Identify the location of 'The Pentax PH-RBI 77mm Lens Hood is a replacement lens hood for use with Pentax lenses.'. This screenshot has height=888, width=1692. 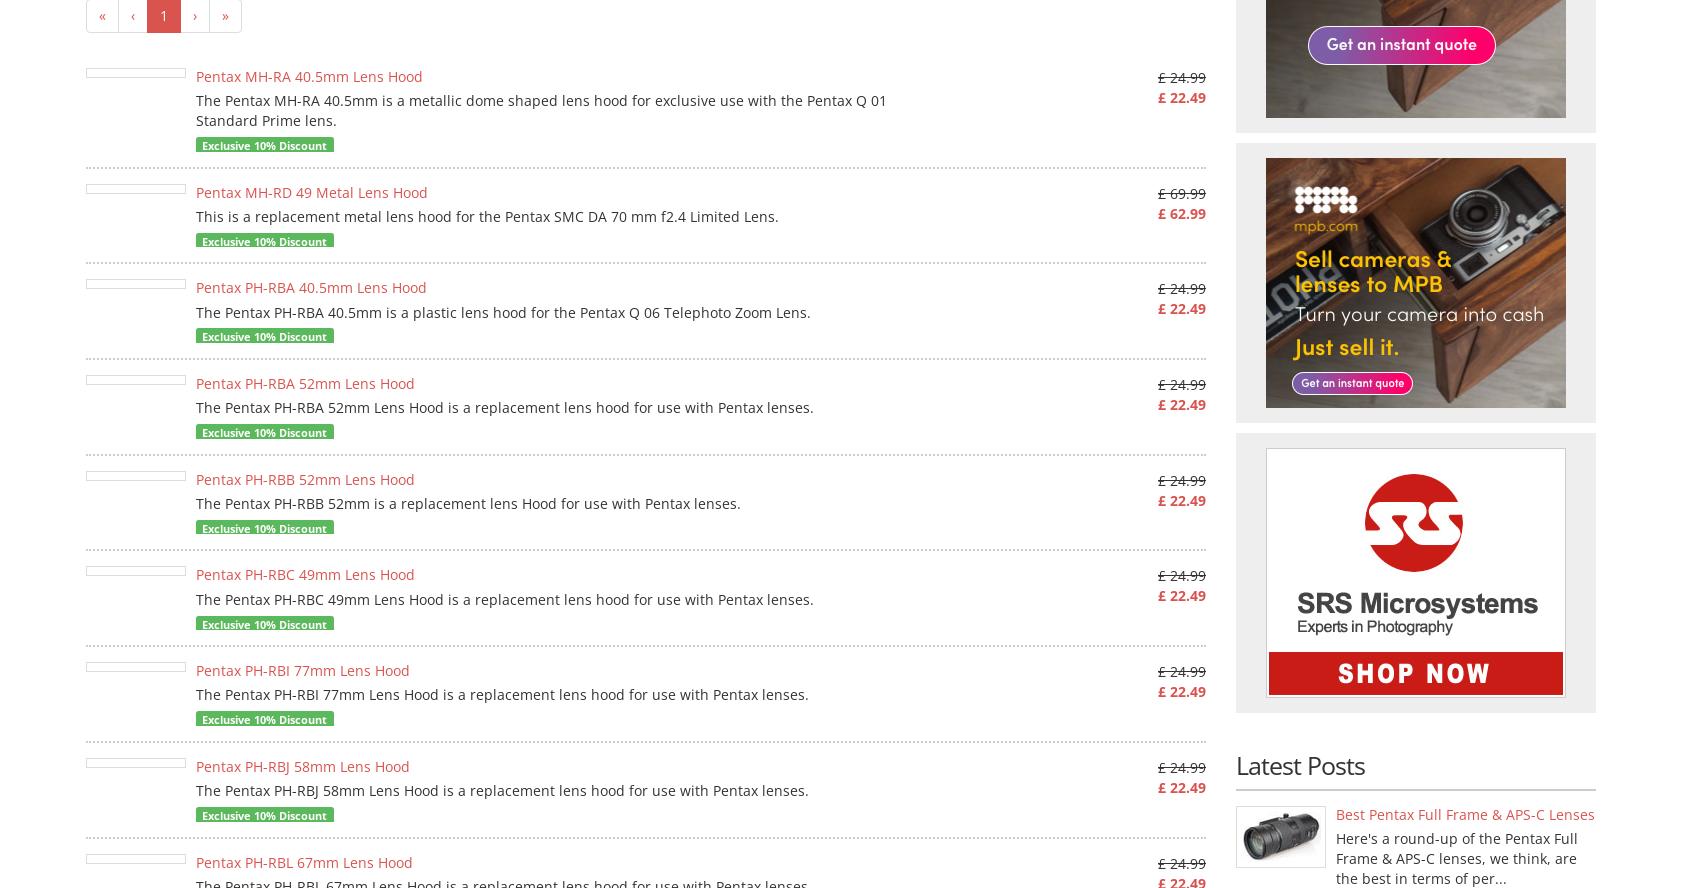
(502, 694).